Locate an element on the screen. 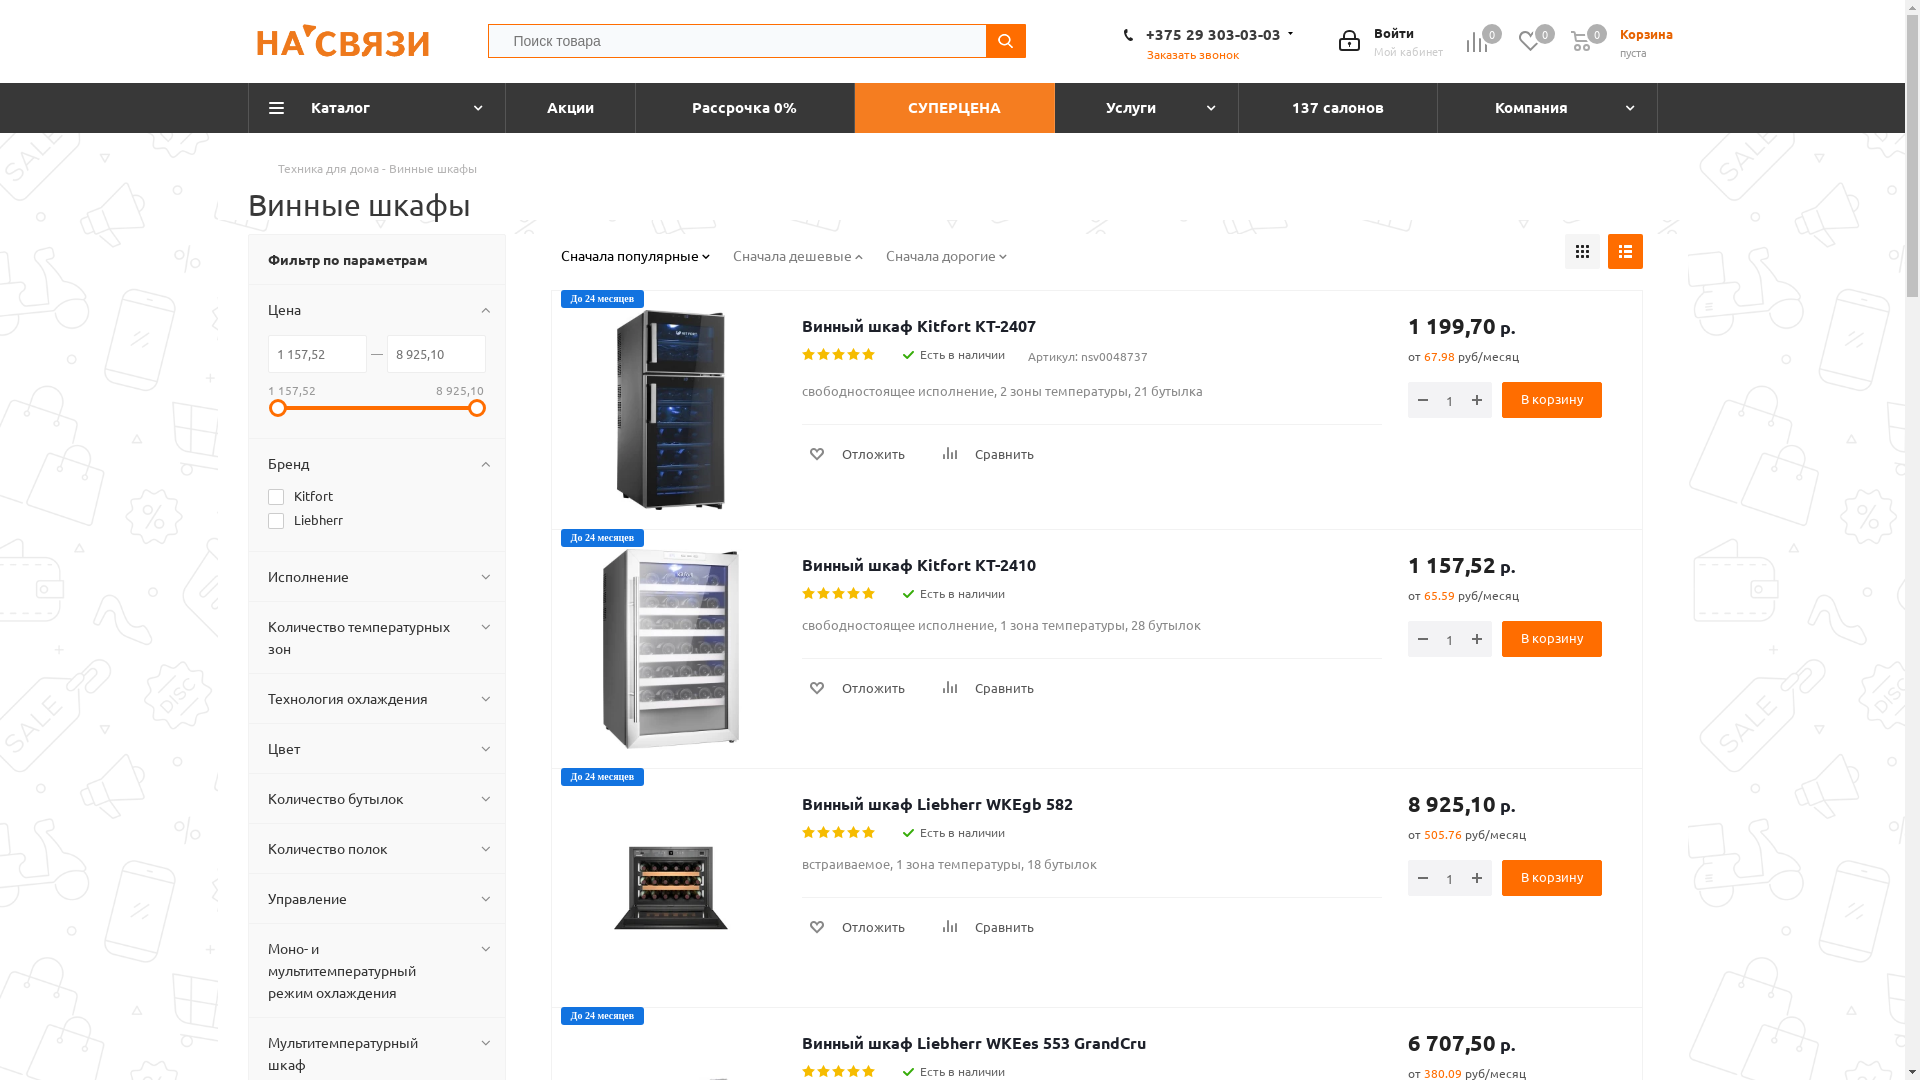  'nsv.by' is located at coordinates (342, 43).